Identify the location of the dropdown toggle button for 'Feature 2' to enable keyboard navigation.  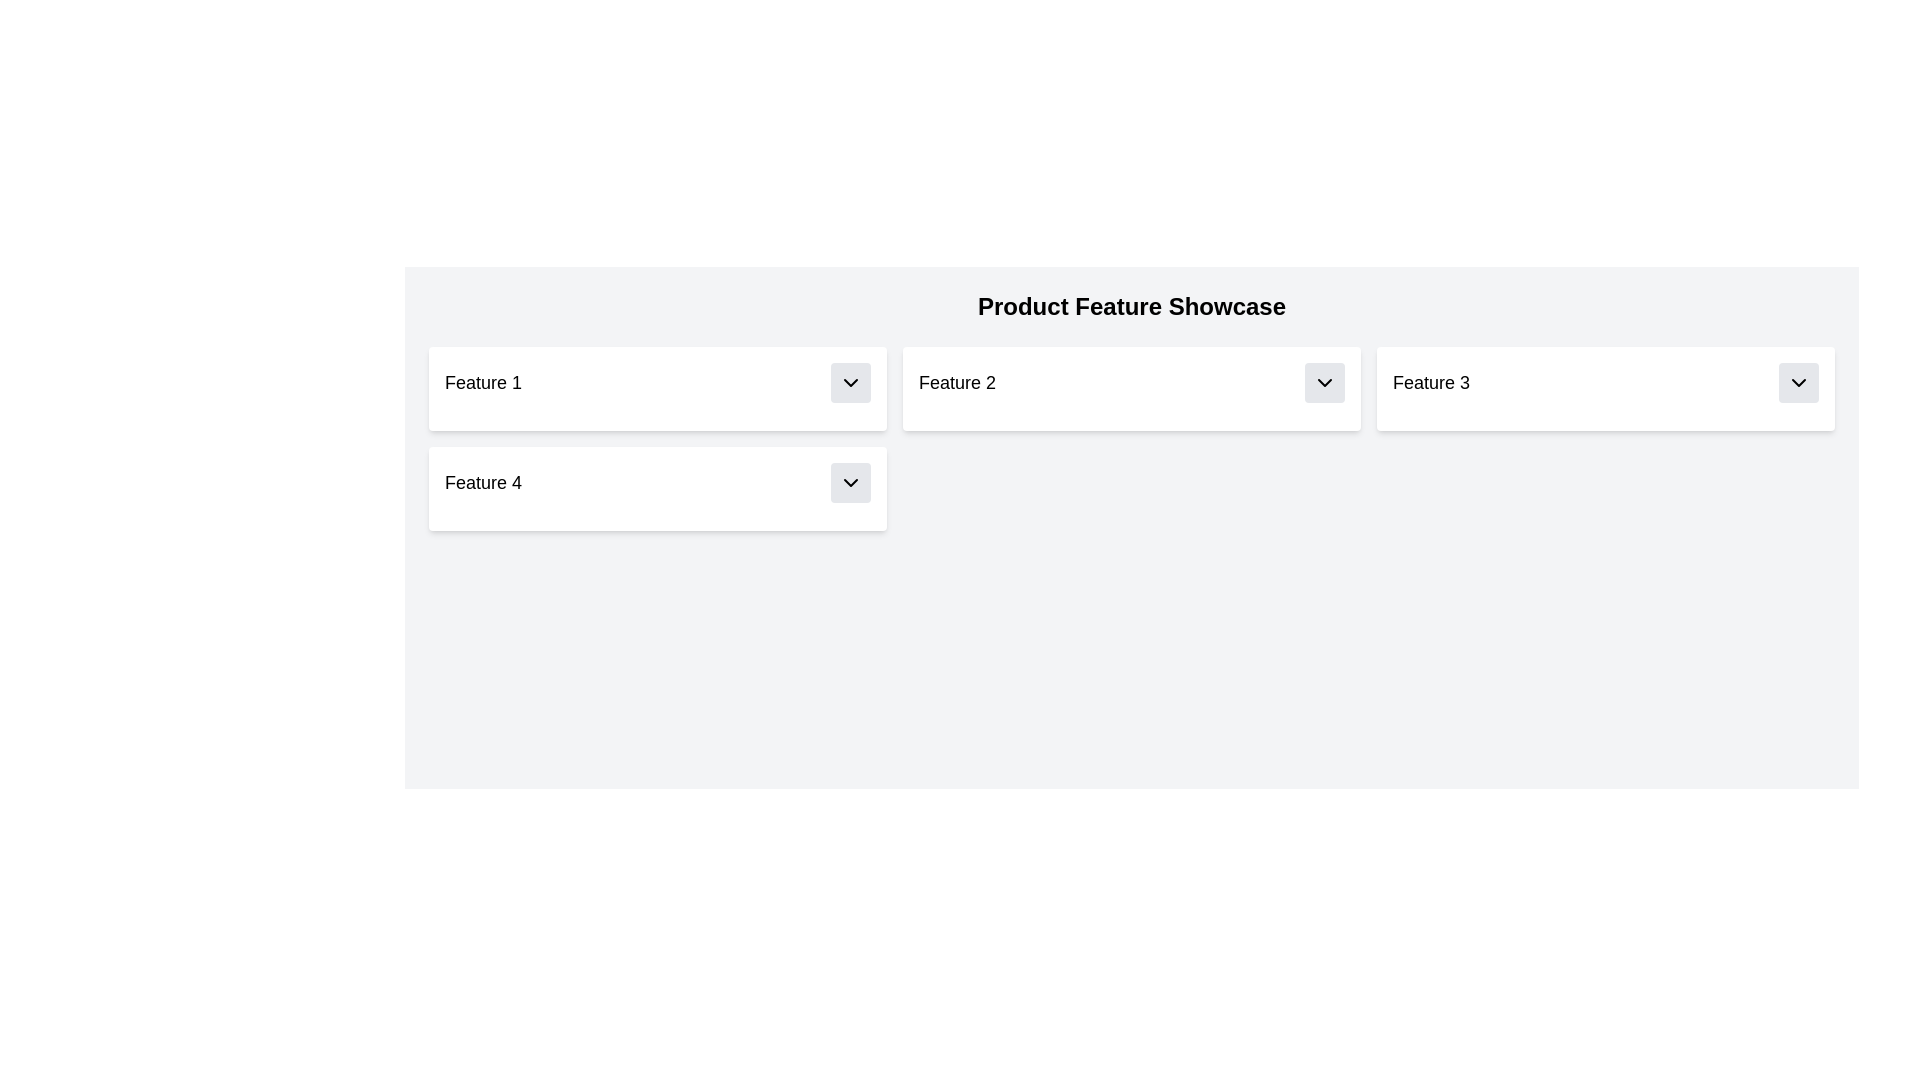
(1324, 382).